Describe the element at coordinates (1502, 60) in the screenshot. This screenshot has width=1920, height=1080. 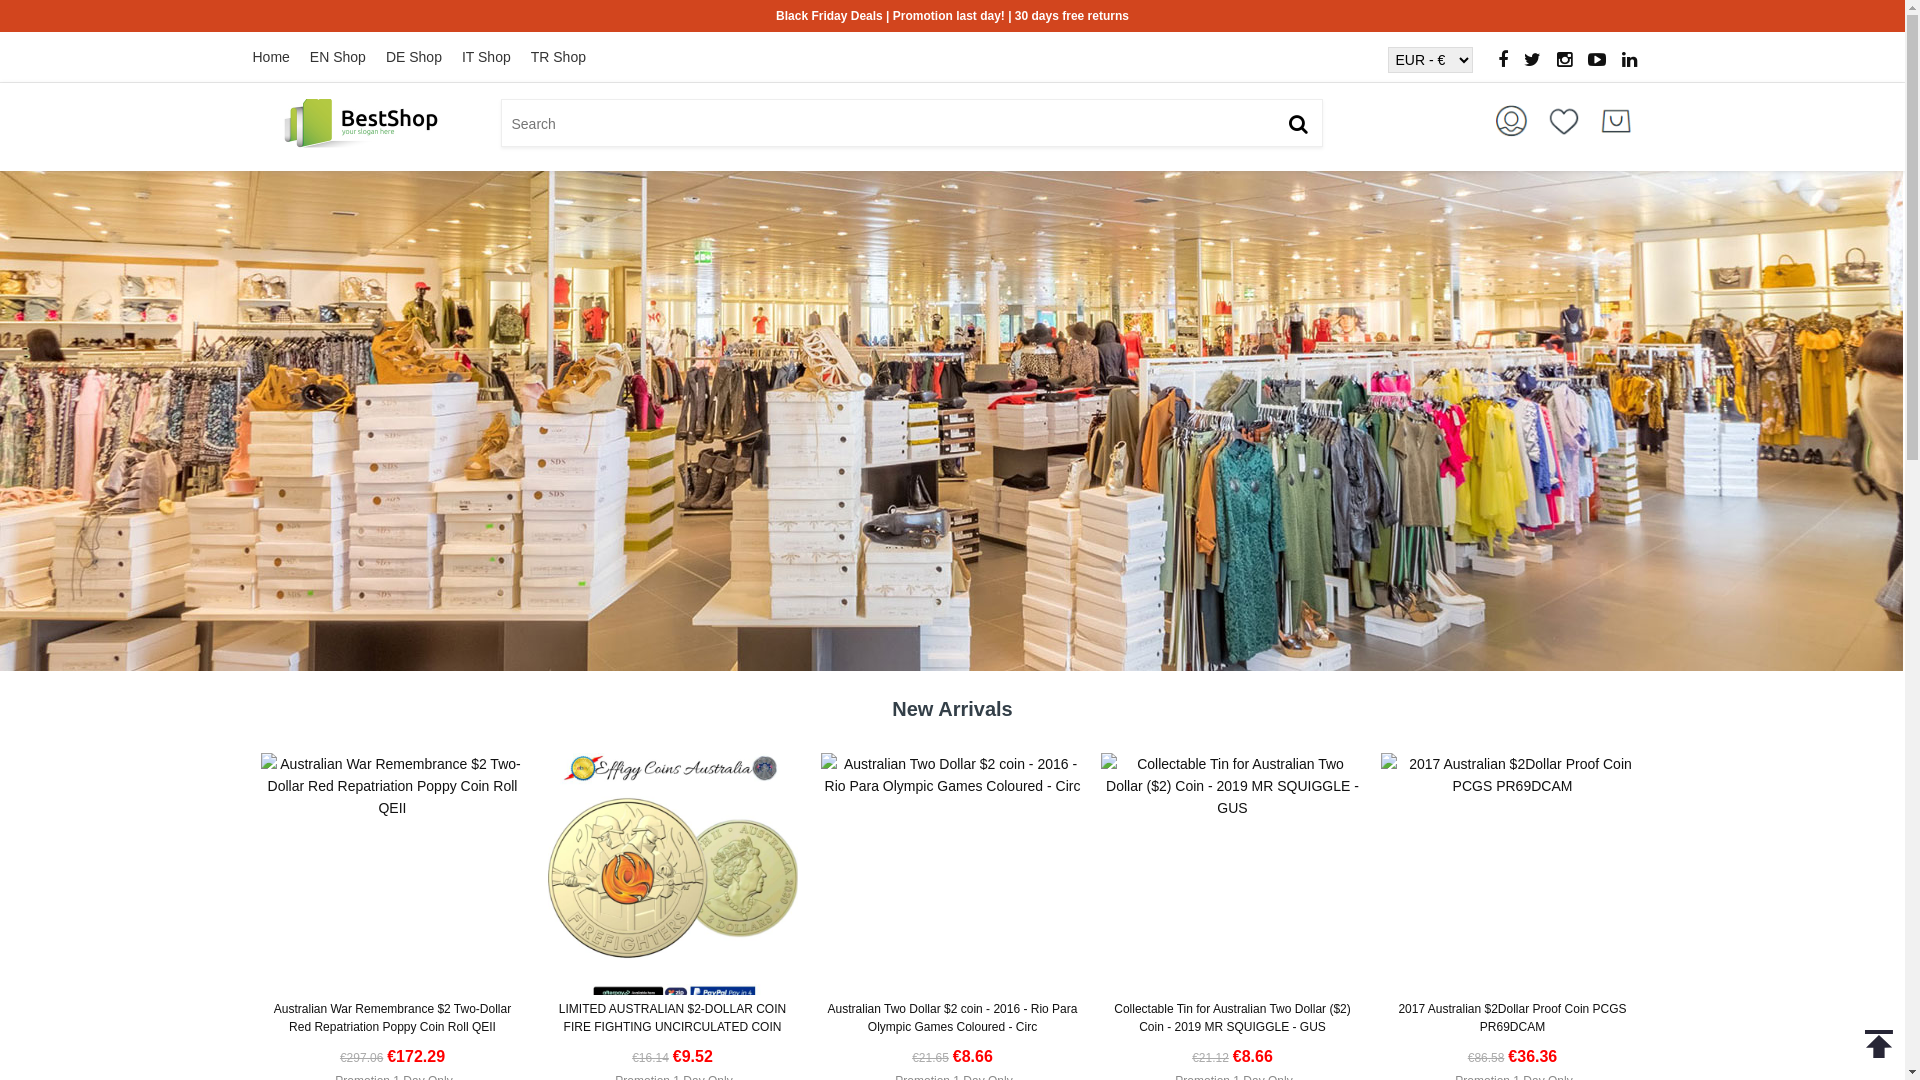
I see `'facebook'` at that location.